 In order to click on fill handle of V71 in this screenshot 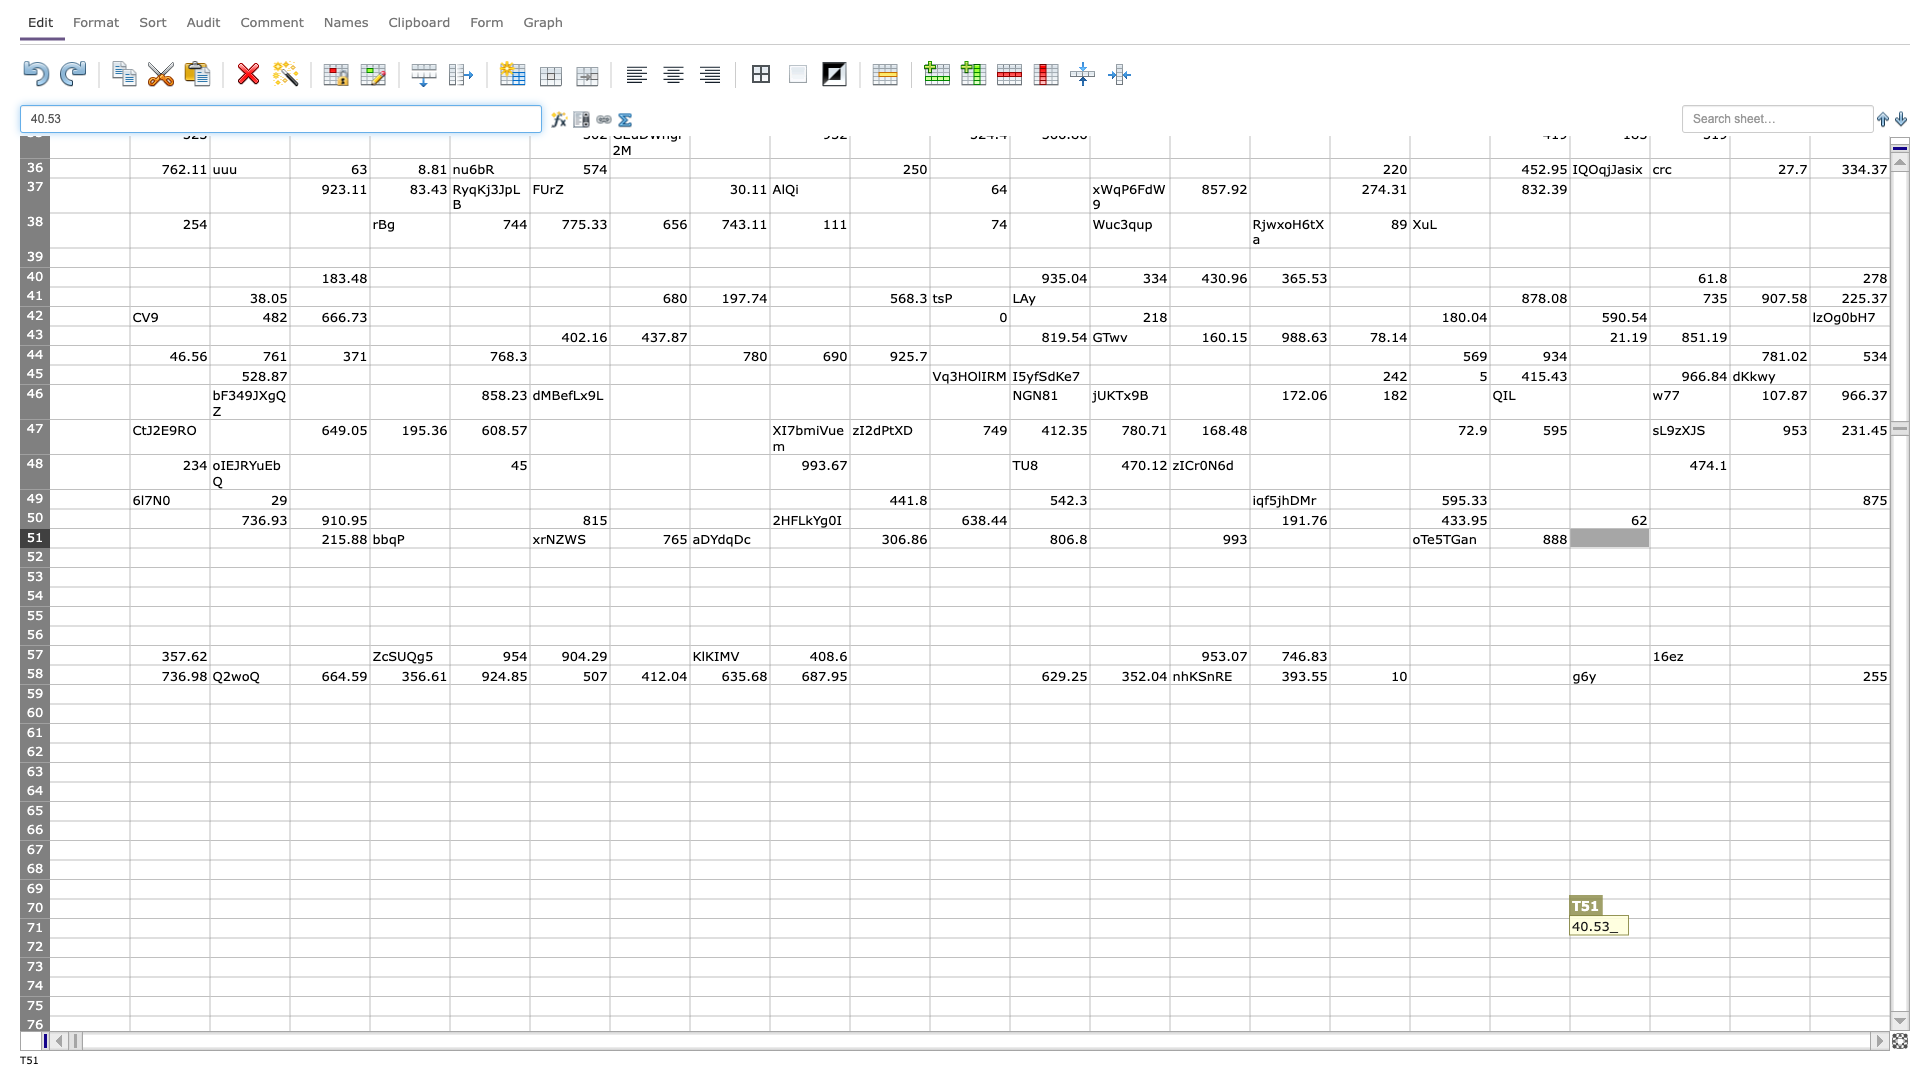, I will do `click(1809, 937)`.